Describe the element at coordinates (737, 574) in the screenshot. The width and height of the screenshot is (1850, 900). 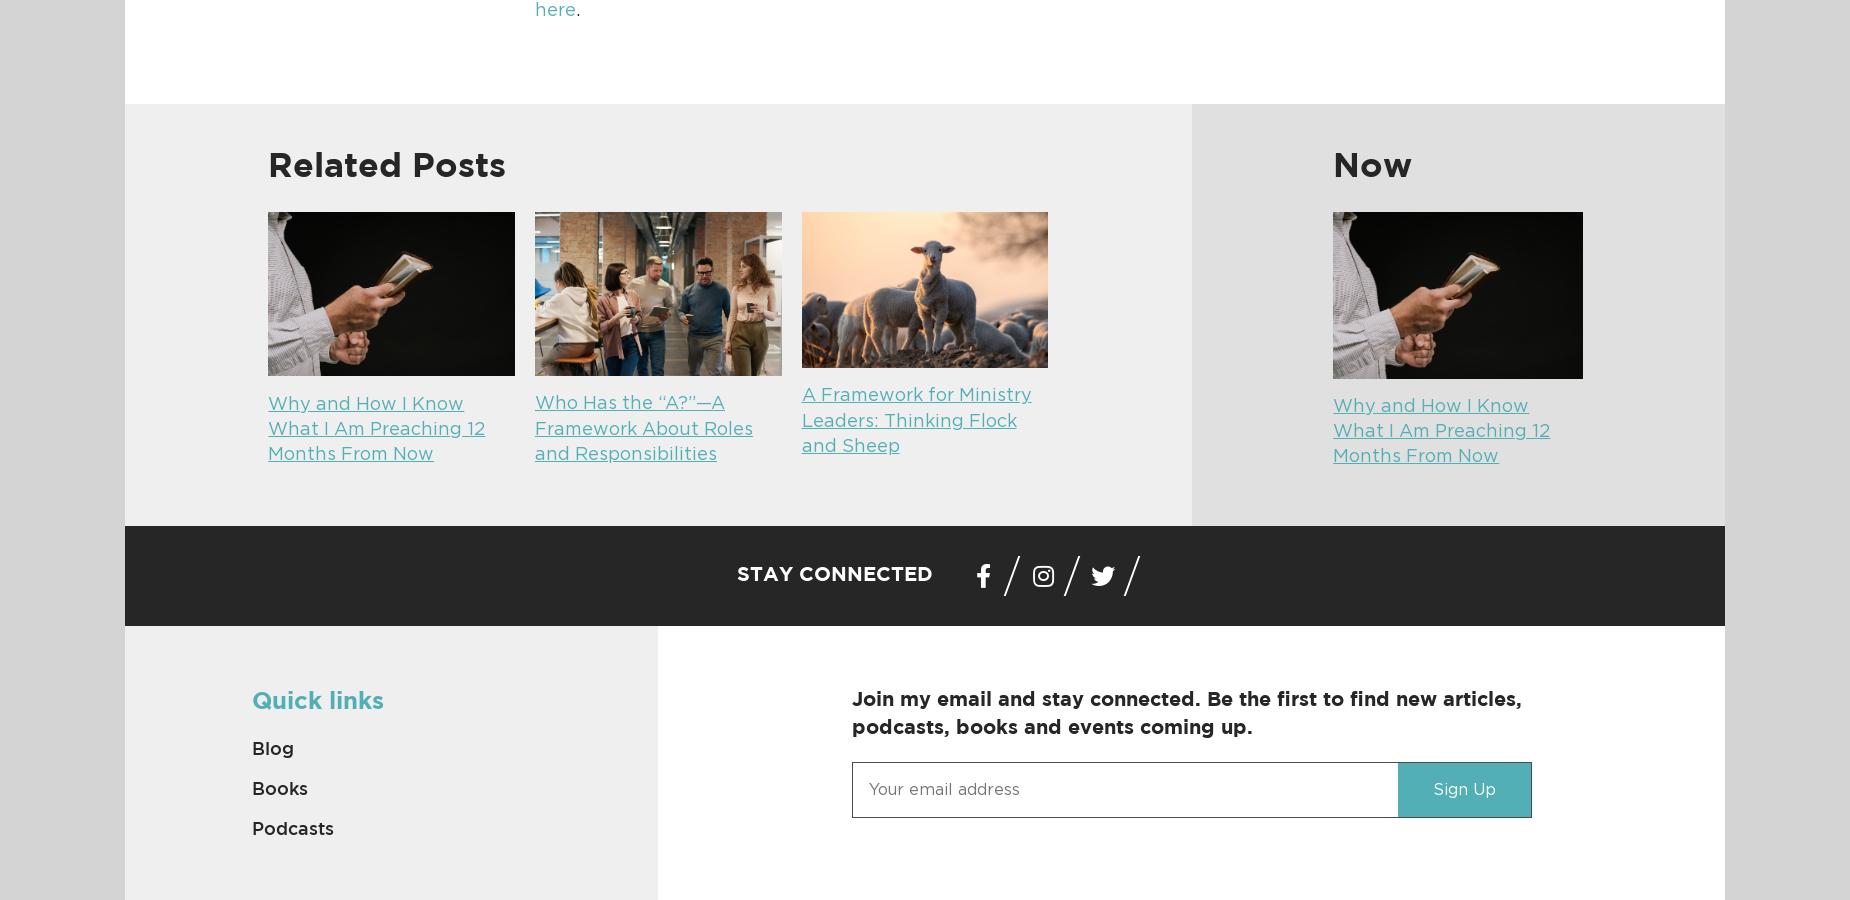
I see `'STAY CONNECTED'` at that location.